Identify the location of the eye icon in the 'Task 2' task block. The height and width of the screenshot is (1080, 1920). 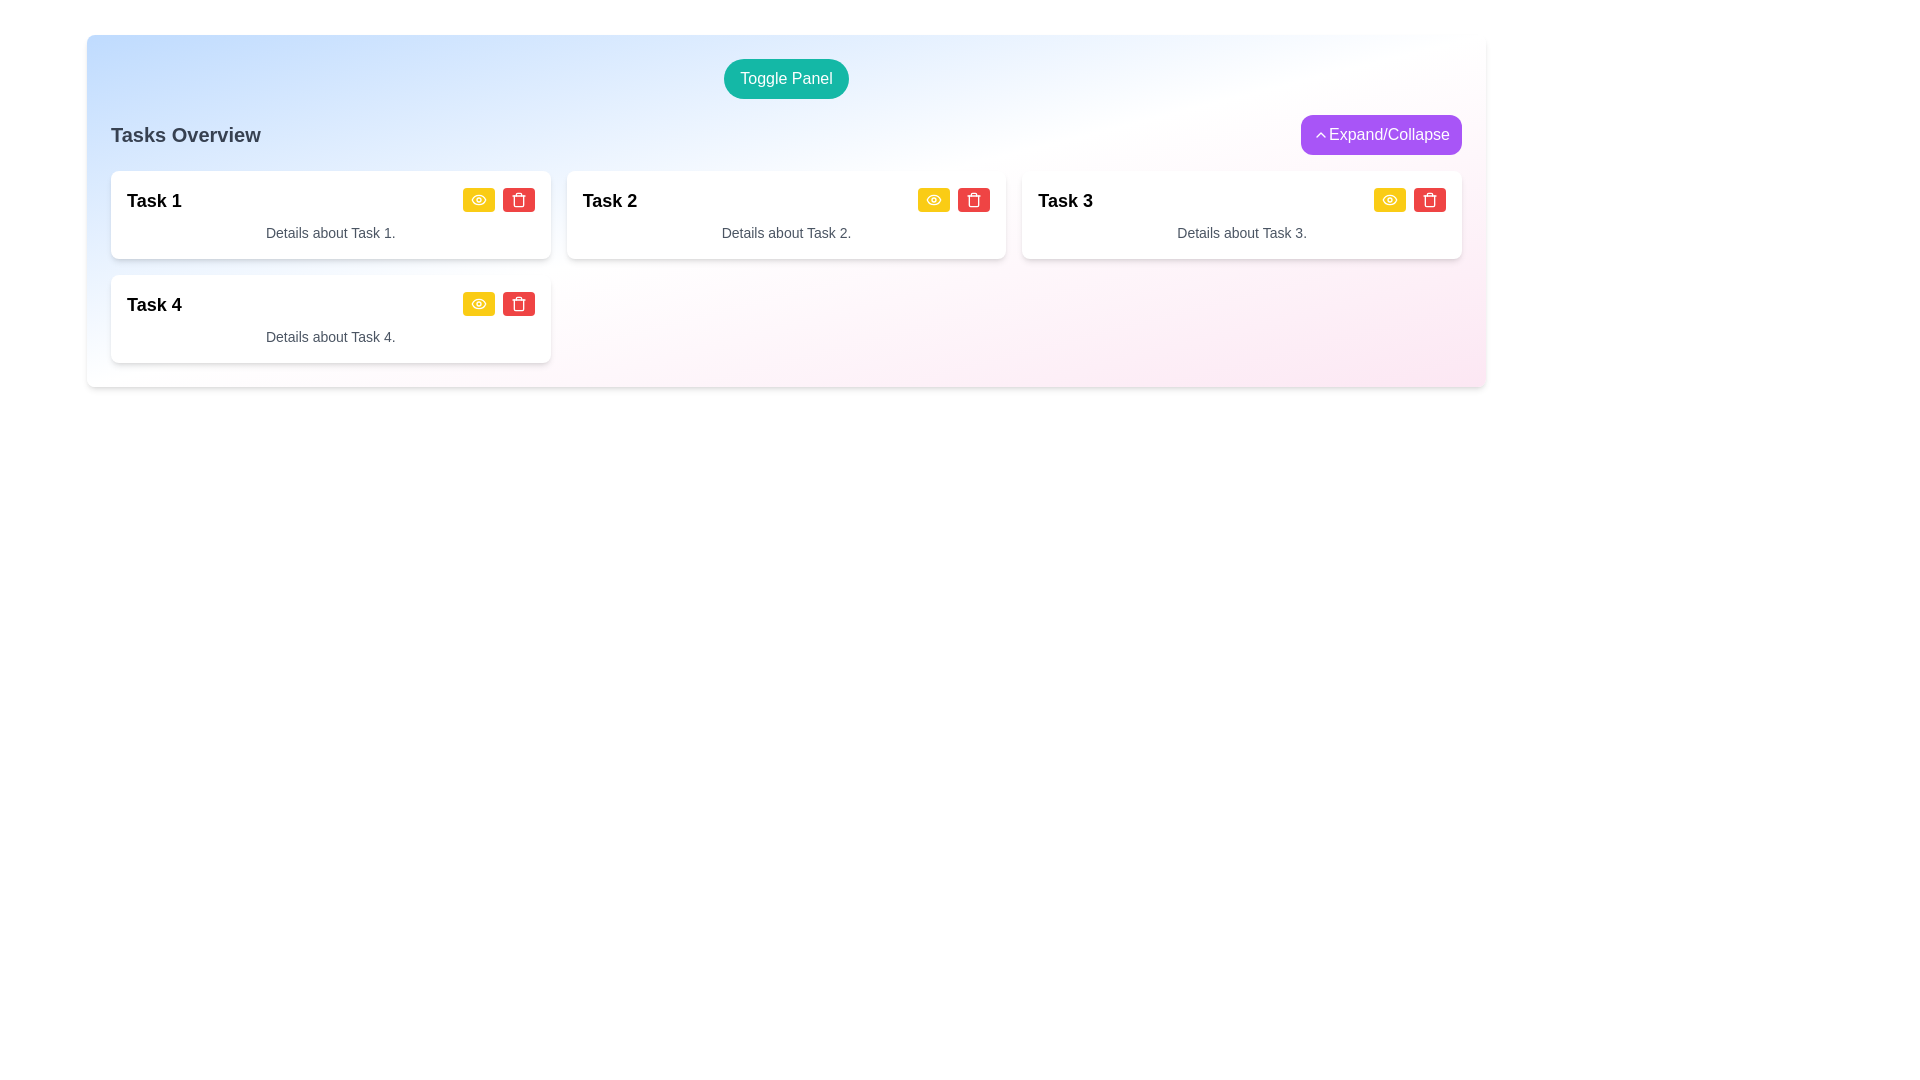
(933, 199).